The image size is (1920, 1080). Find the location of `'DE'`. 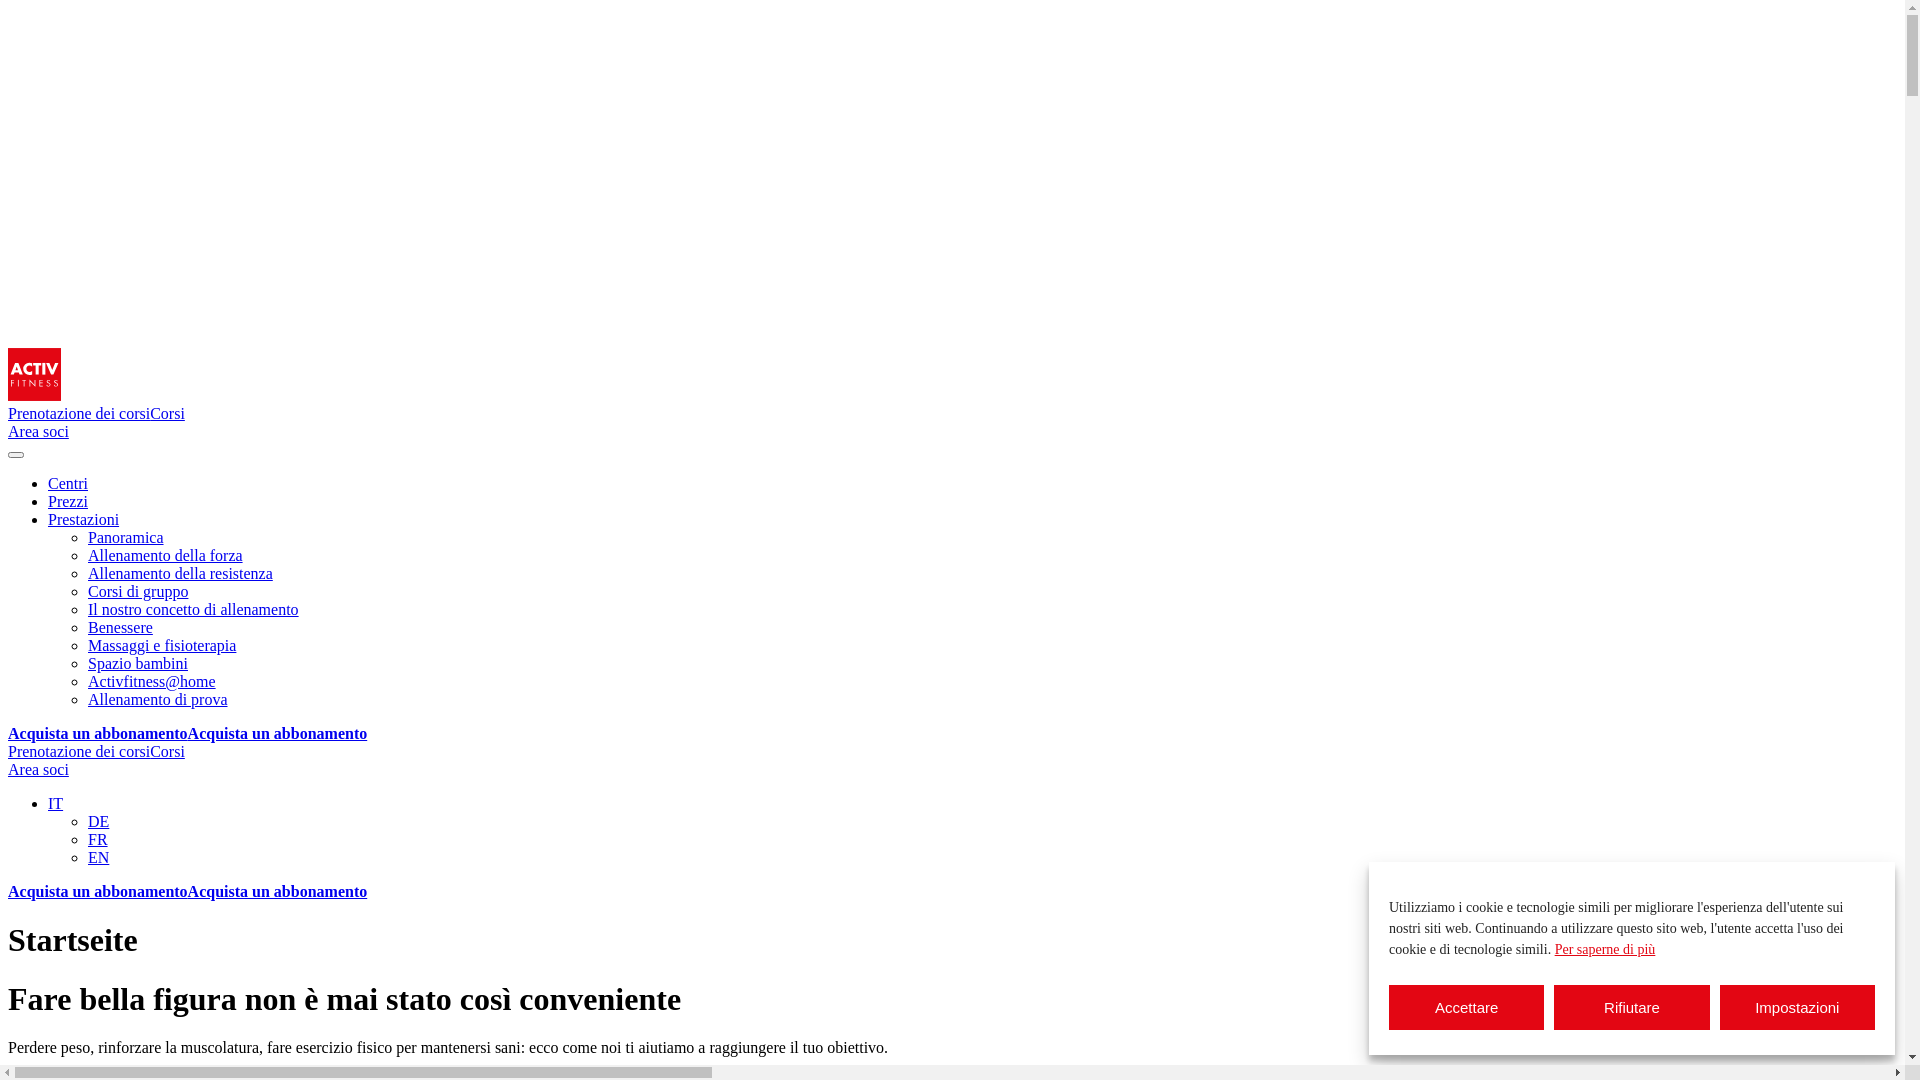

'DE' is located at coordinates (86, 821).